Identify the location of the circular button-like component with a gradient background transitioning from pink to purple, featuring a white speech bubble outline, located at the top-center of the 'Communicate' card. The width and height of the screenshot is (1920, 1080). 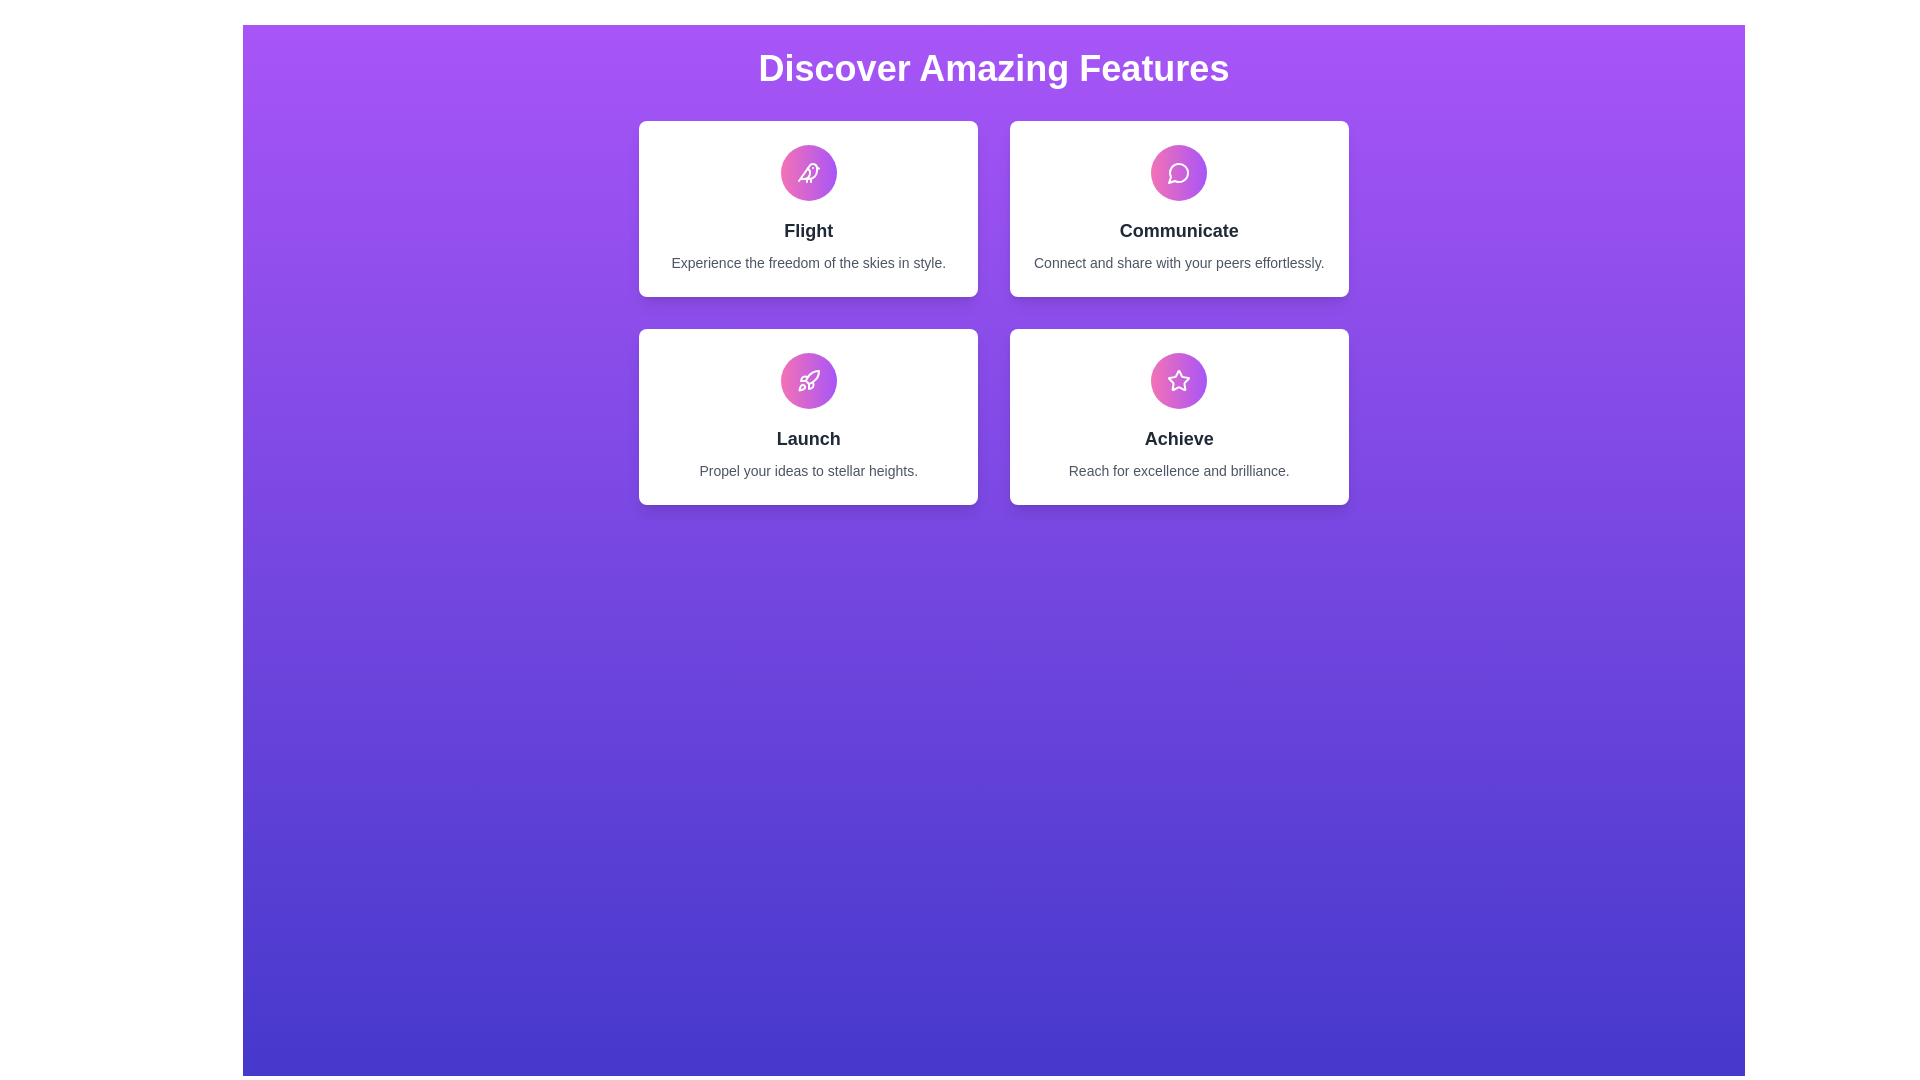
(1179, 172).